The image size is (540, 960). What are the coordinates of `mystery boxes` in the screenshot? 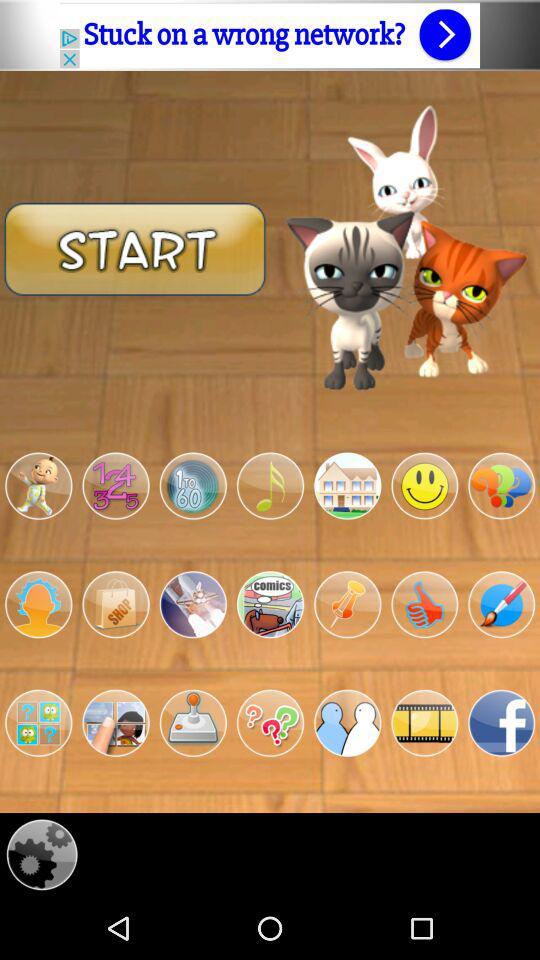 It's located at (38, 722).